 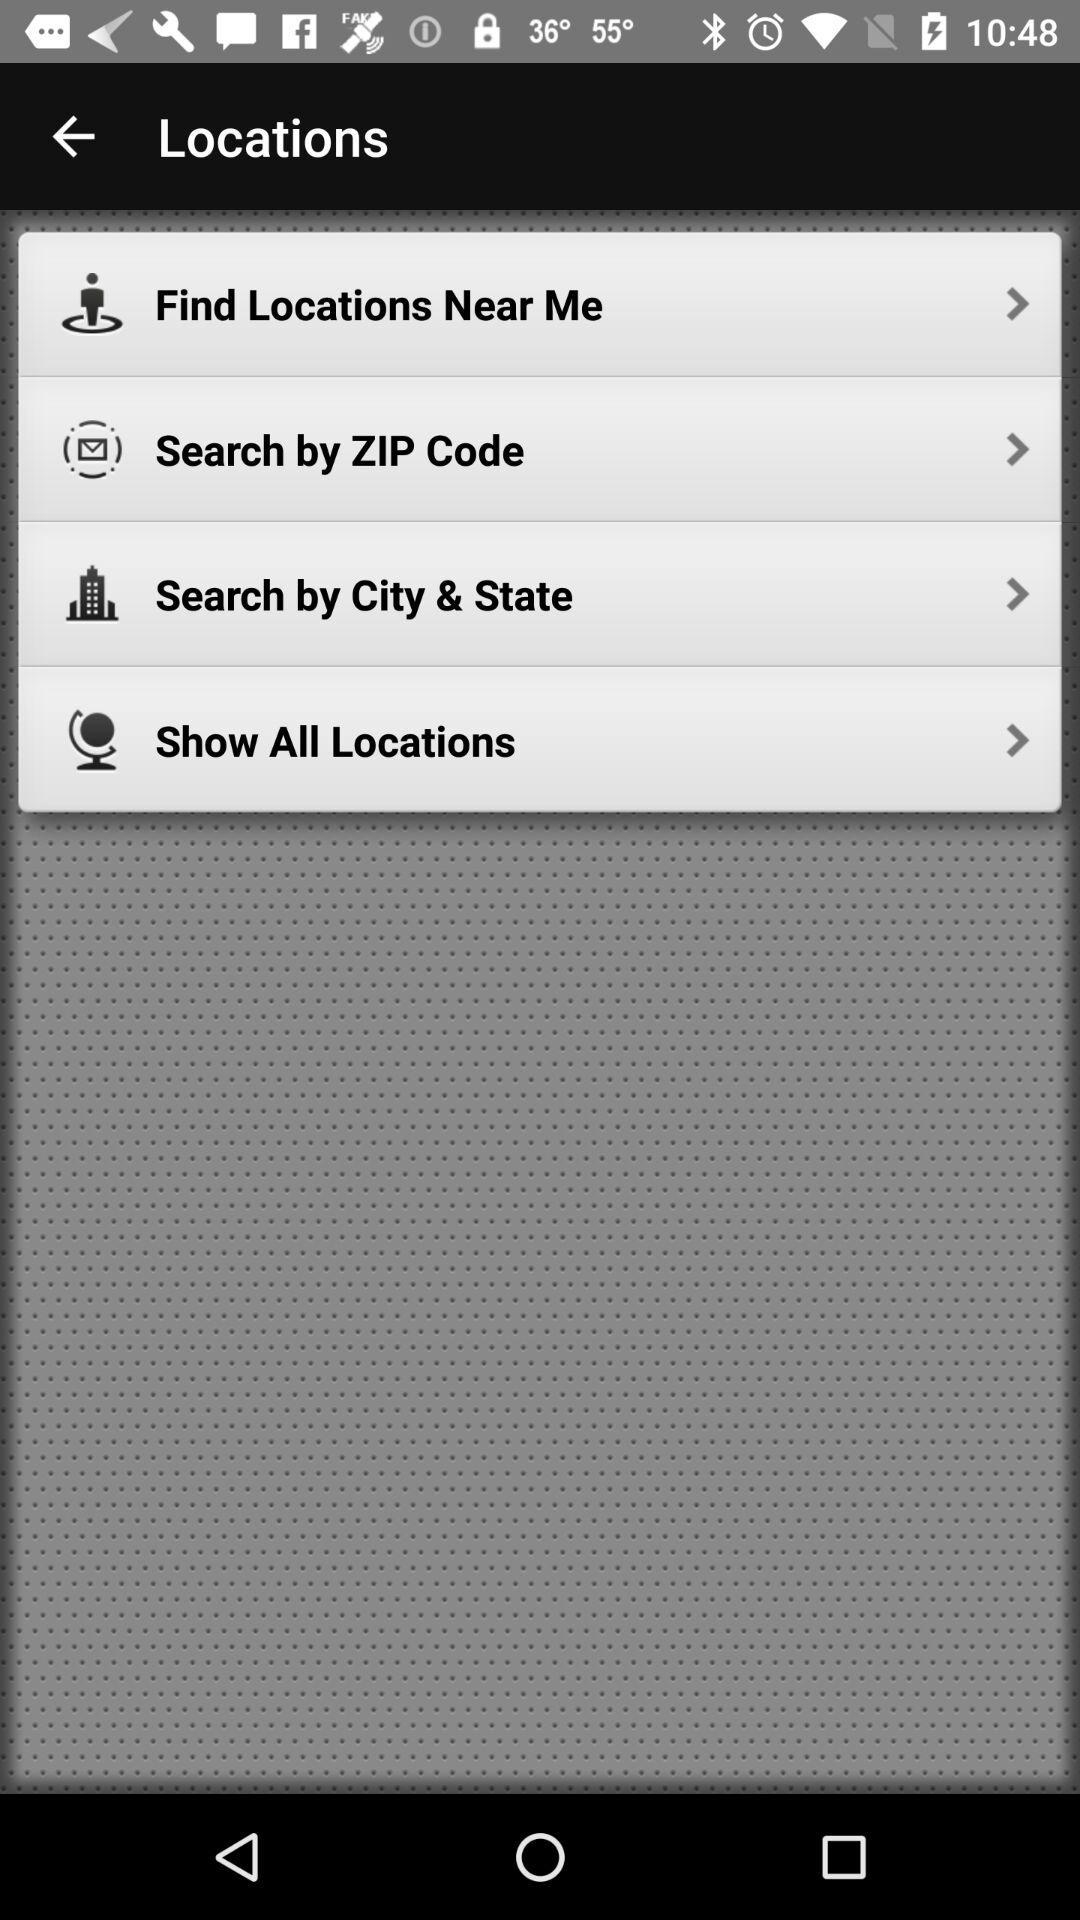 What do you see at coordinates (591, 739) in the screenshot?
I see `show all locations icon` at bounding box center [591, 739].